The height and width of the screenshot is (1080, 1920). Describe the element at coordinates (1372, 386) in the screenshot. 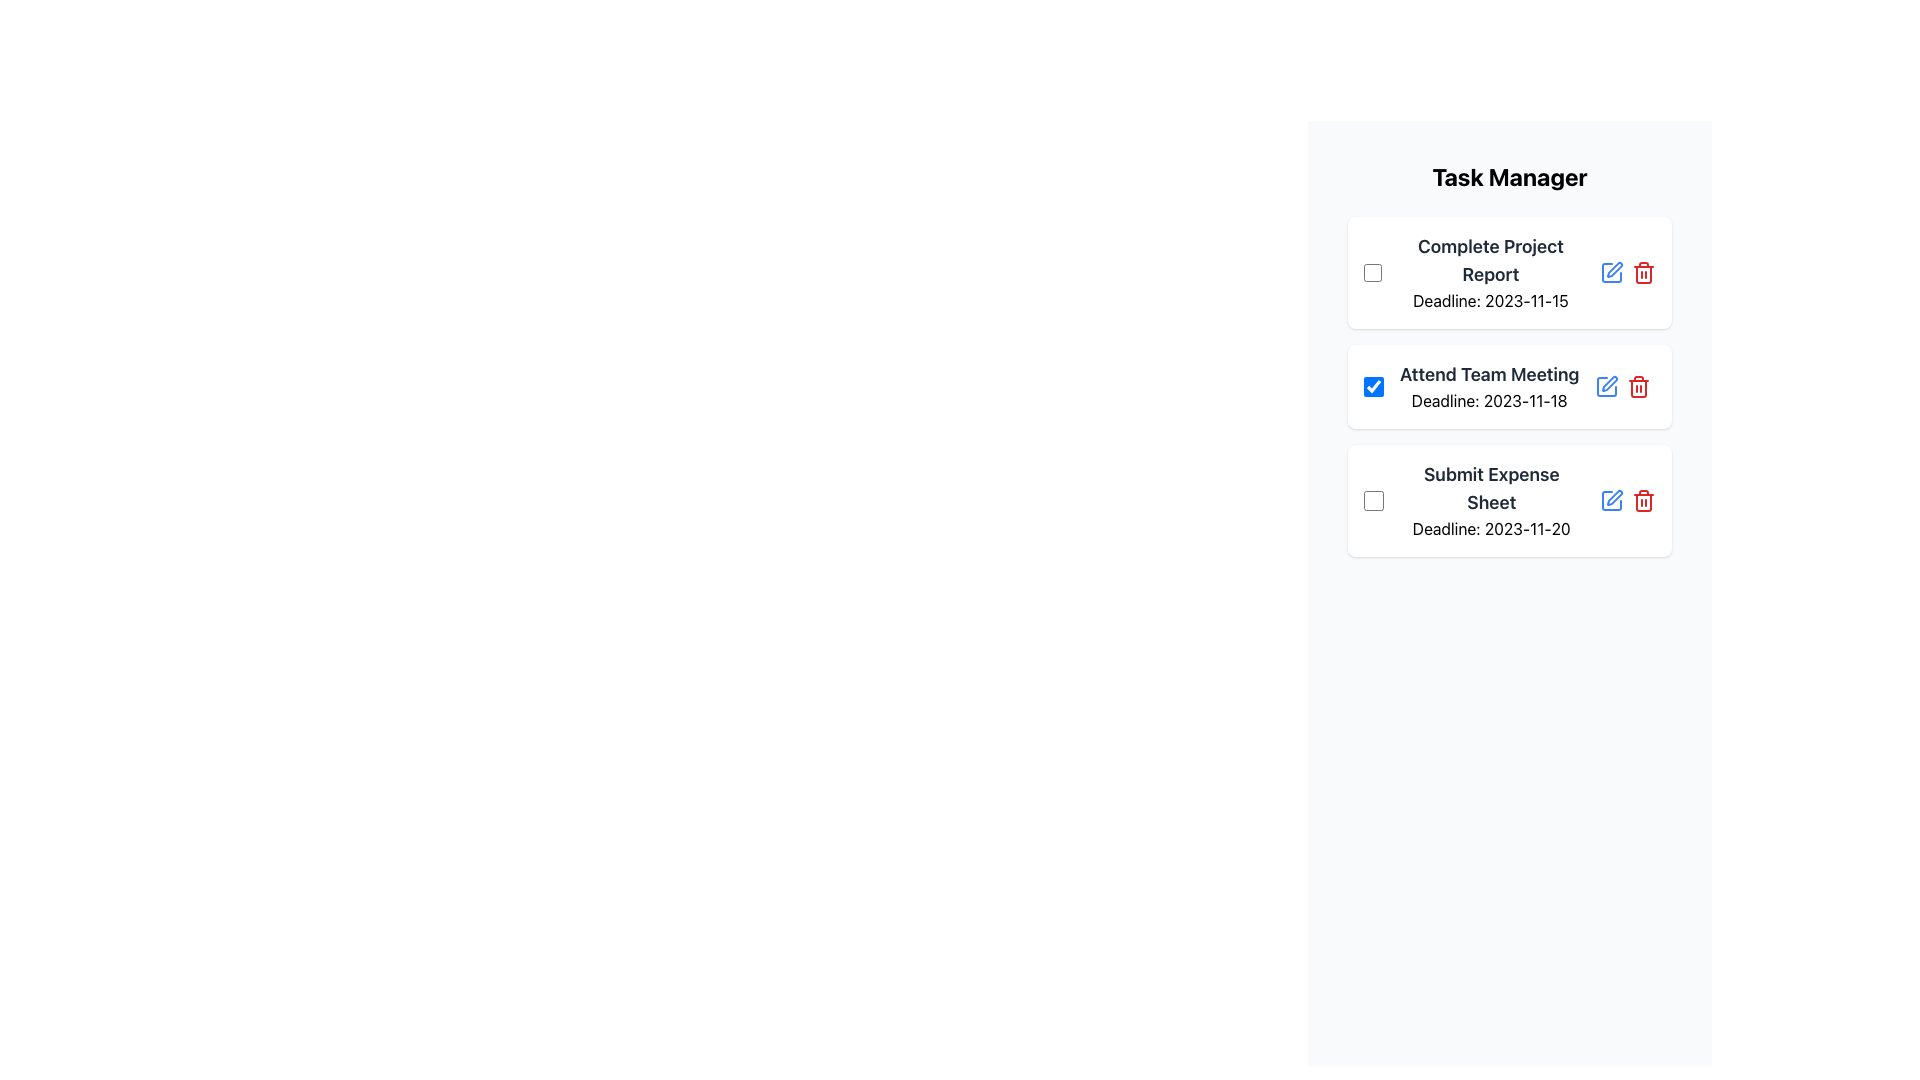

I see `the checkbox styled with a class of 'form-checkbox'` at that location.